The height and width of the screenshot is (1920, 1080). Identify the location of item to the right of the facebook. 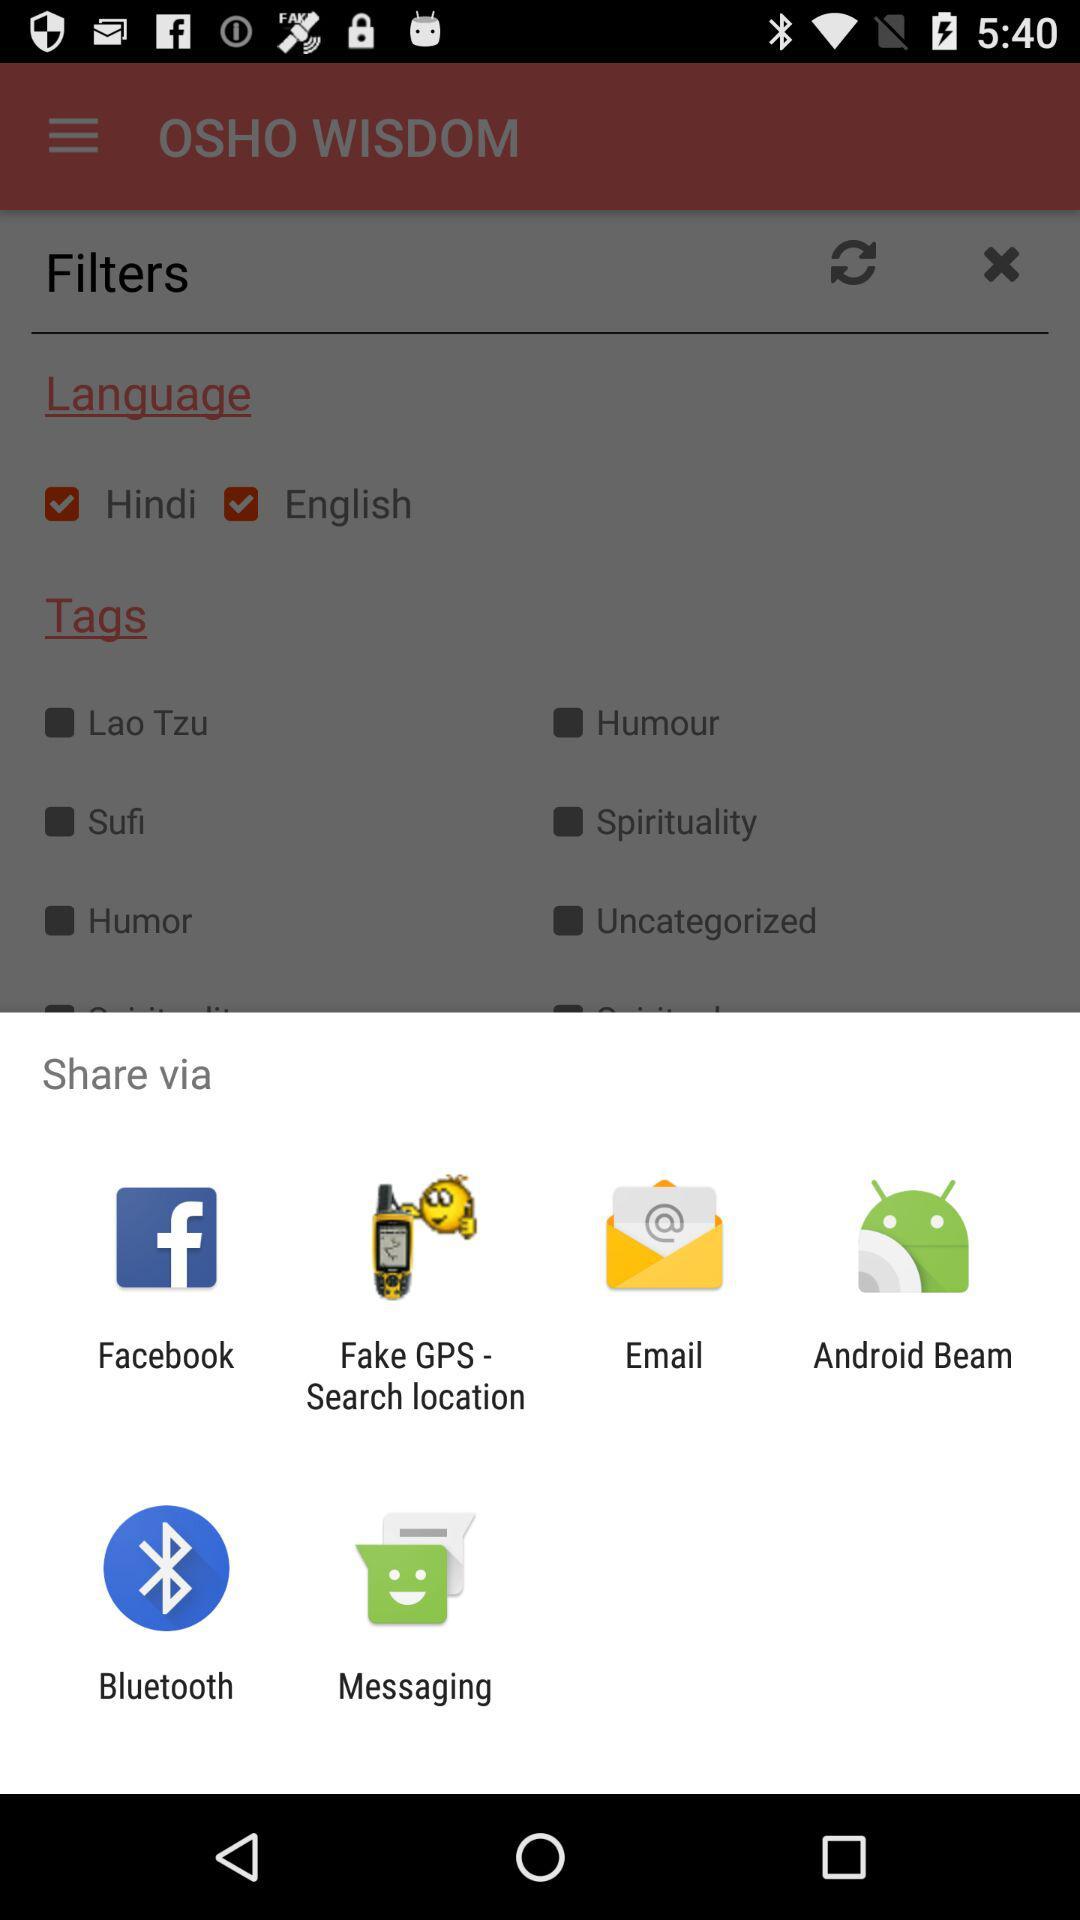
(414, 1374).